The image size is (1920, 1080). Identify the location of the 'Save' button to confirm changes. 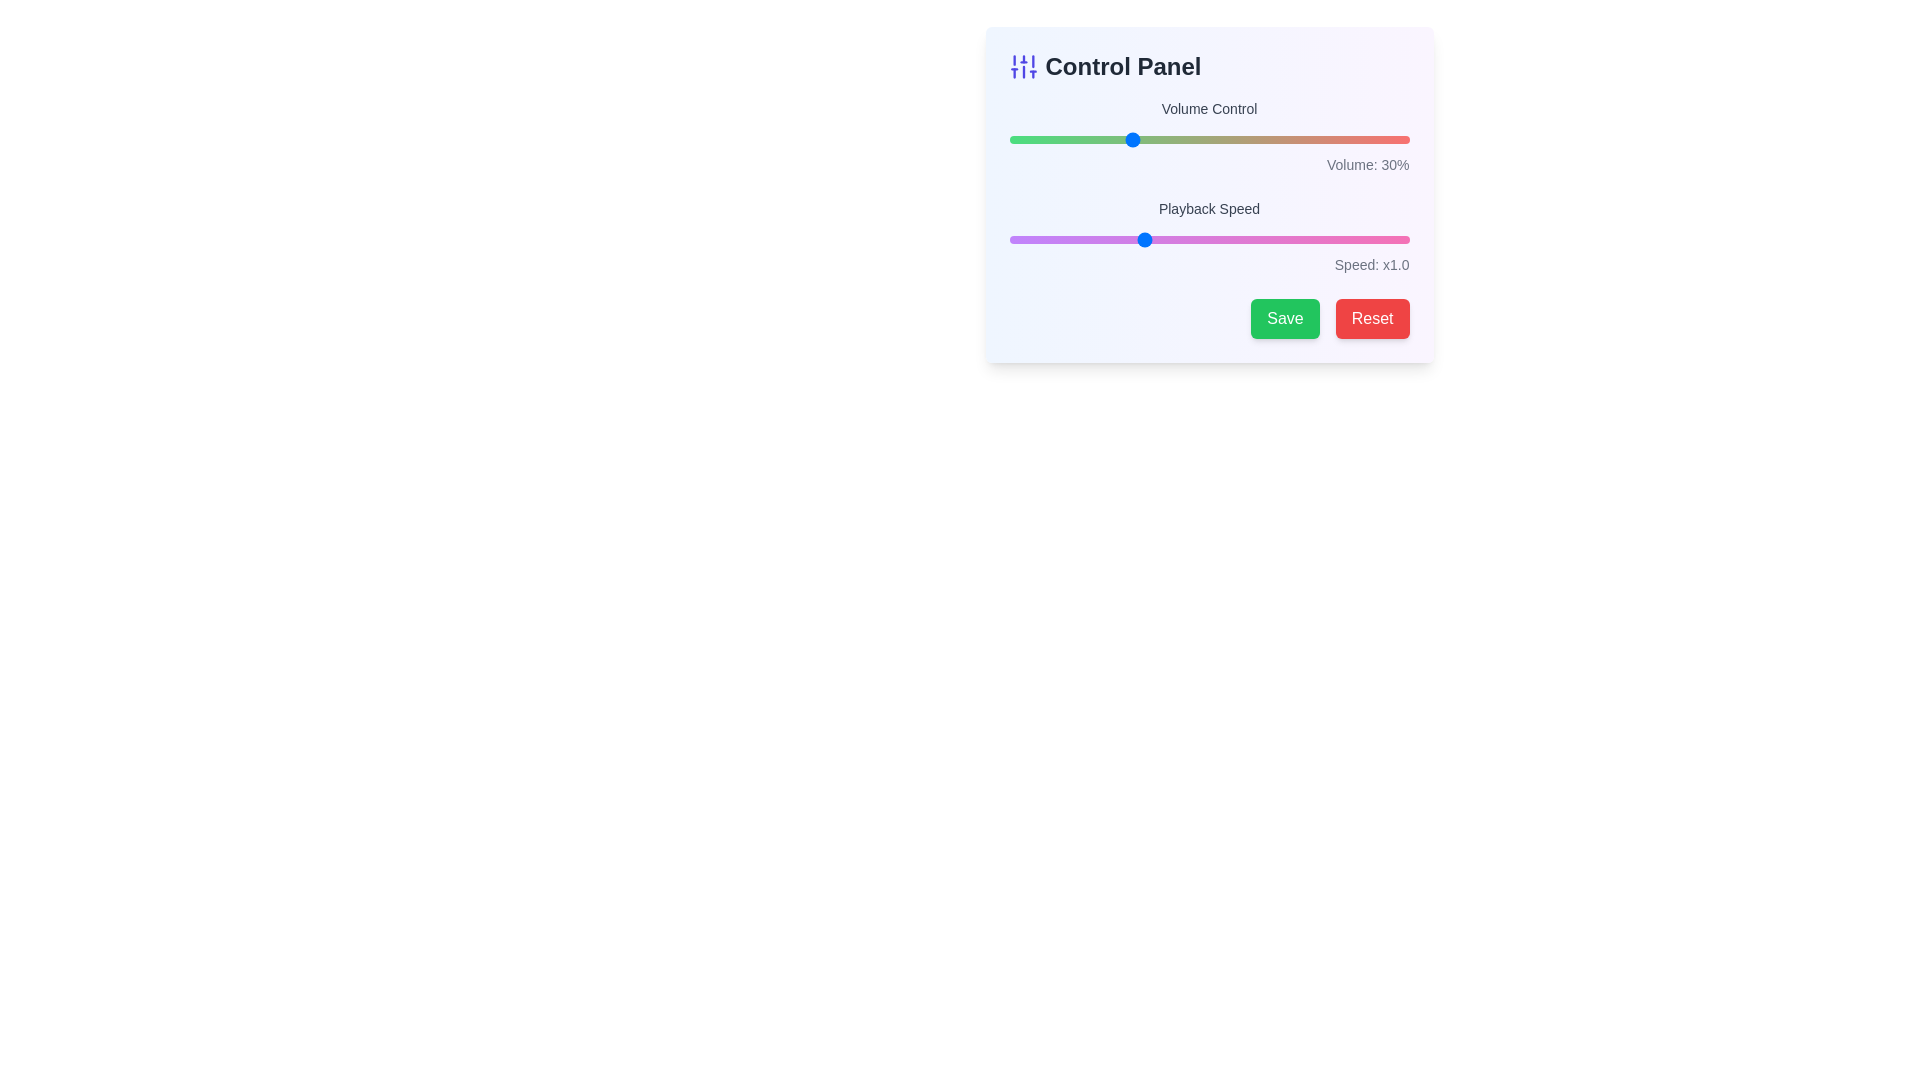
(1285, 318).